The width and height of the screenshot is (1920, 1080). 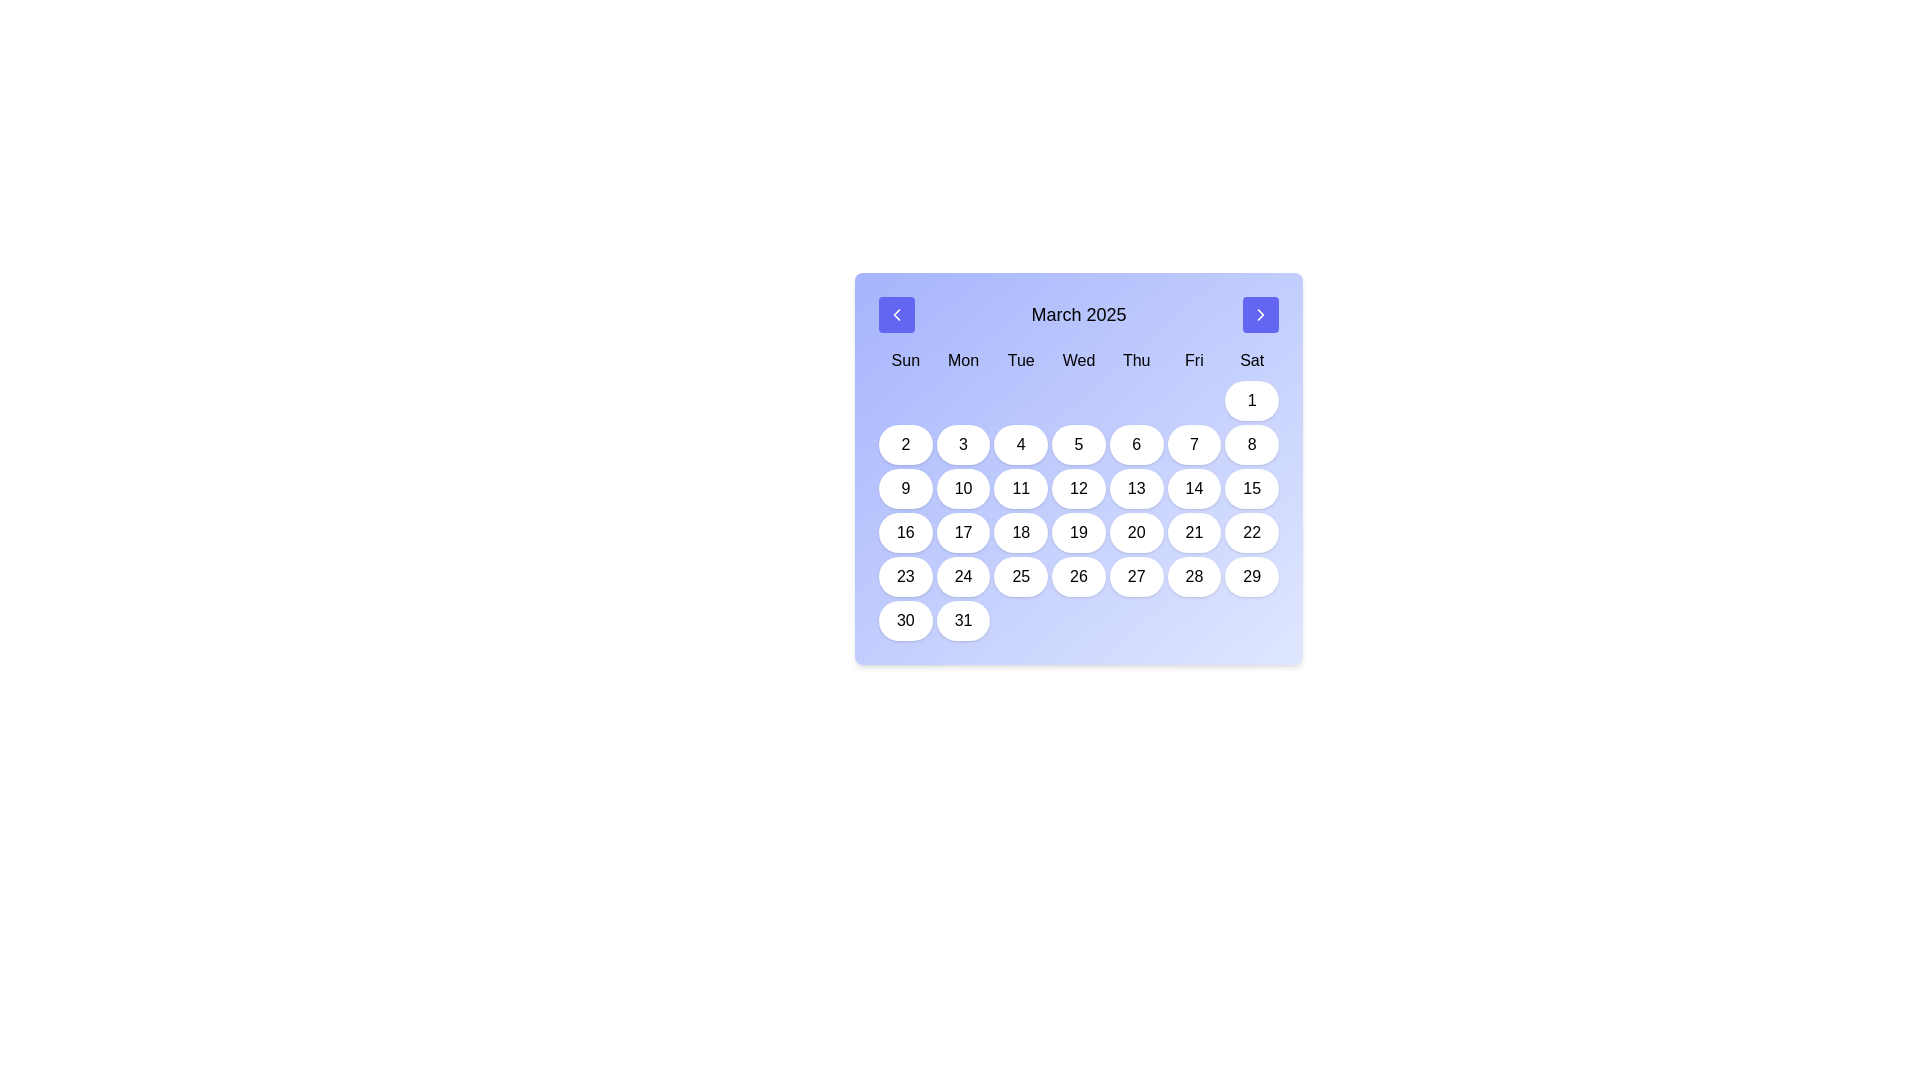 I want to click on the button representing the 17th day of March 2025 in the calendar interface, located in the third row and second column between the buttons for 16 and 18, so click(x=963, y=531).